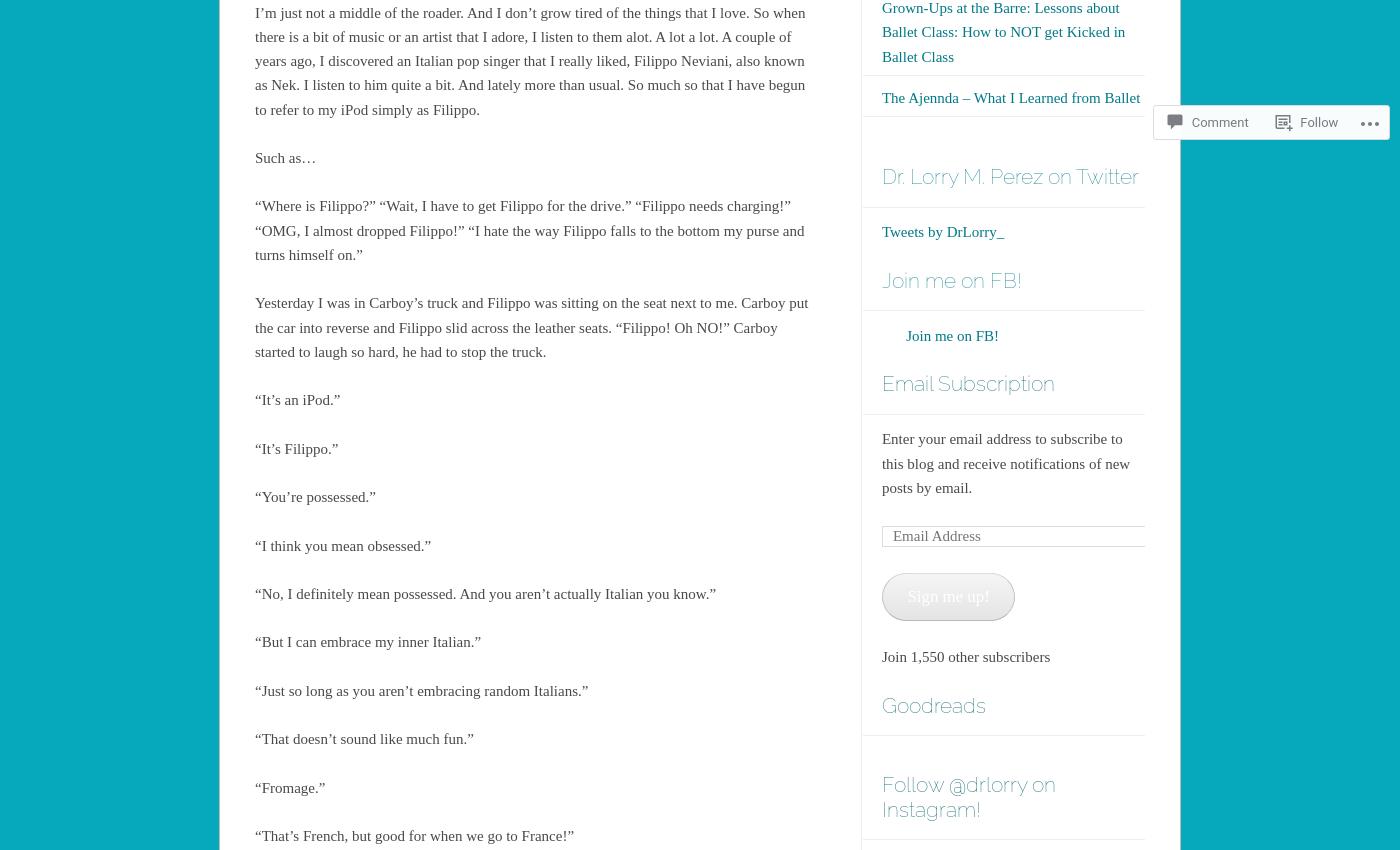 This screenshot has height=850, width=1400. I want to click on '“But I can embrace my inner Italian.”', so click(368, 642).